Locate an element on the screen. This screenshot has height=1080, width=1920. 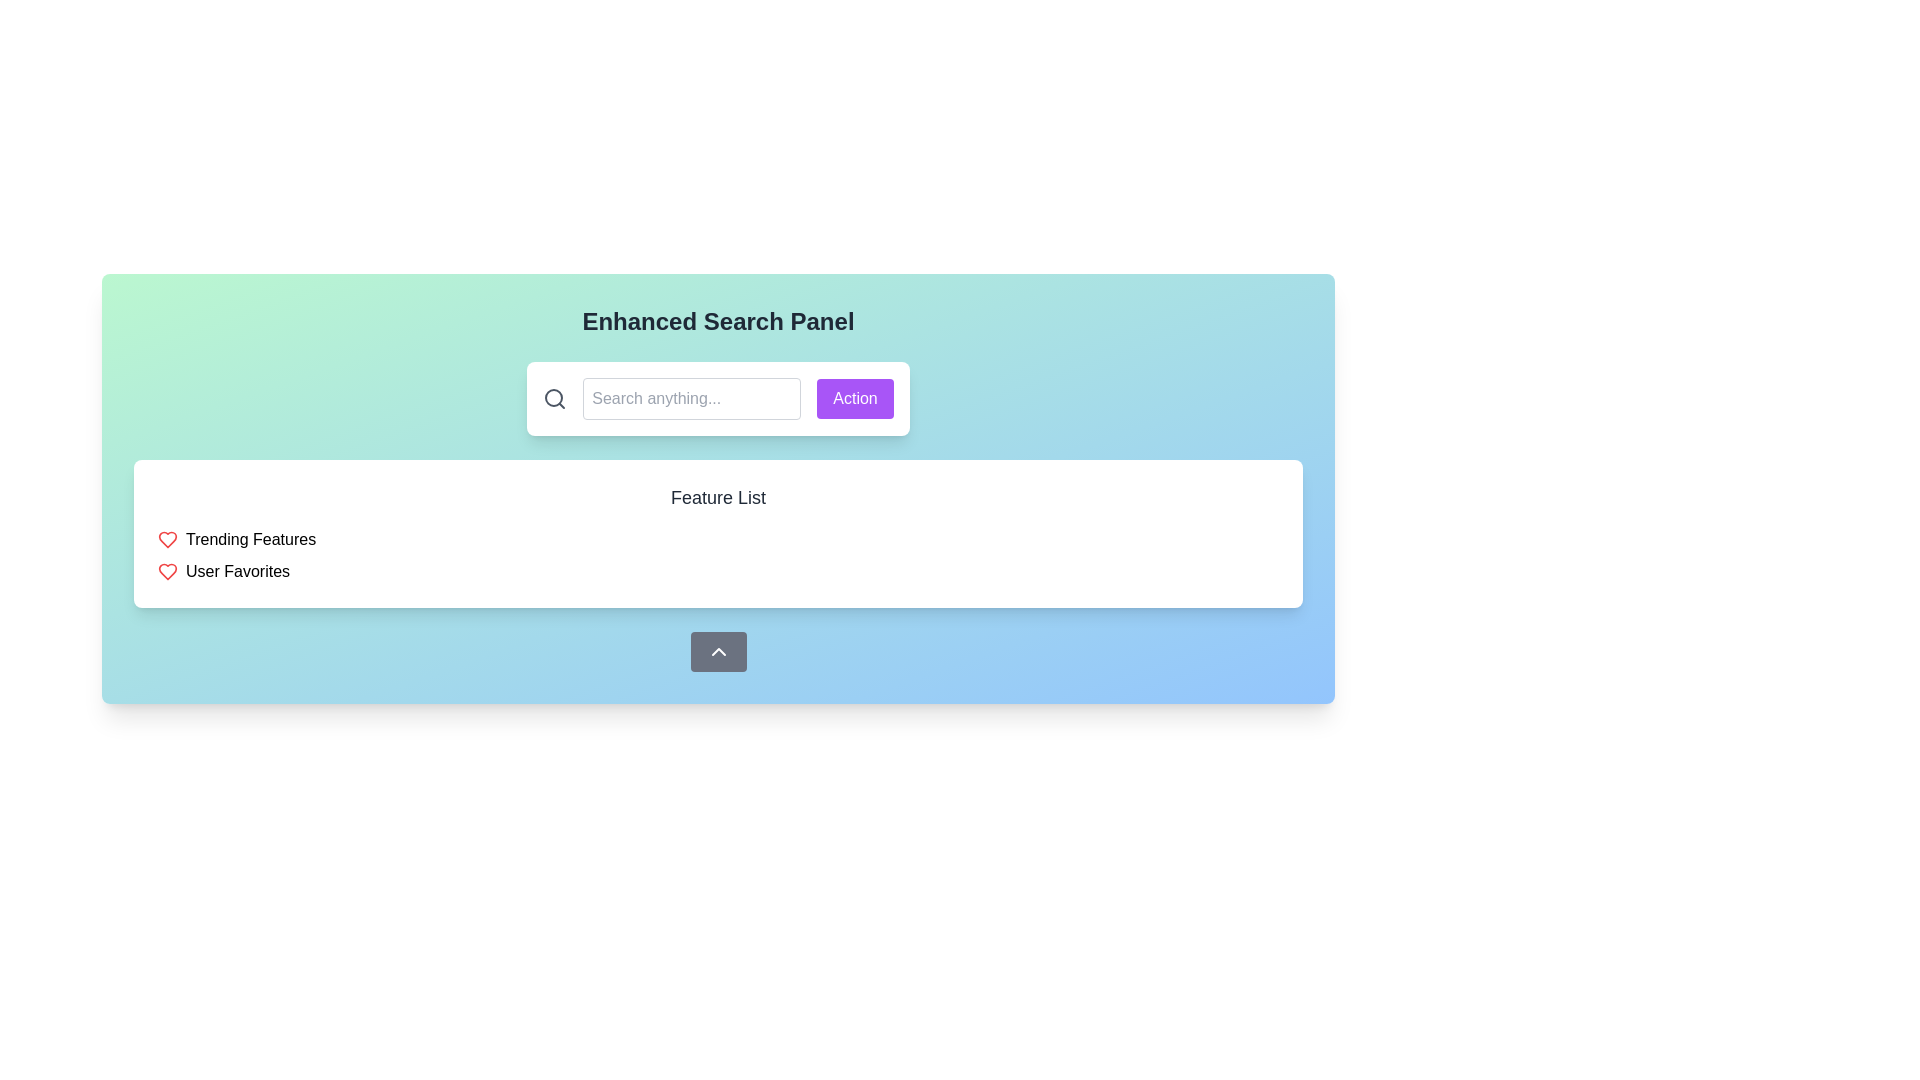
the small, circular magnifying glass icon located on the far-left side of the white search bar area, adjacent to the search input field is located at coordinates (555, 398).